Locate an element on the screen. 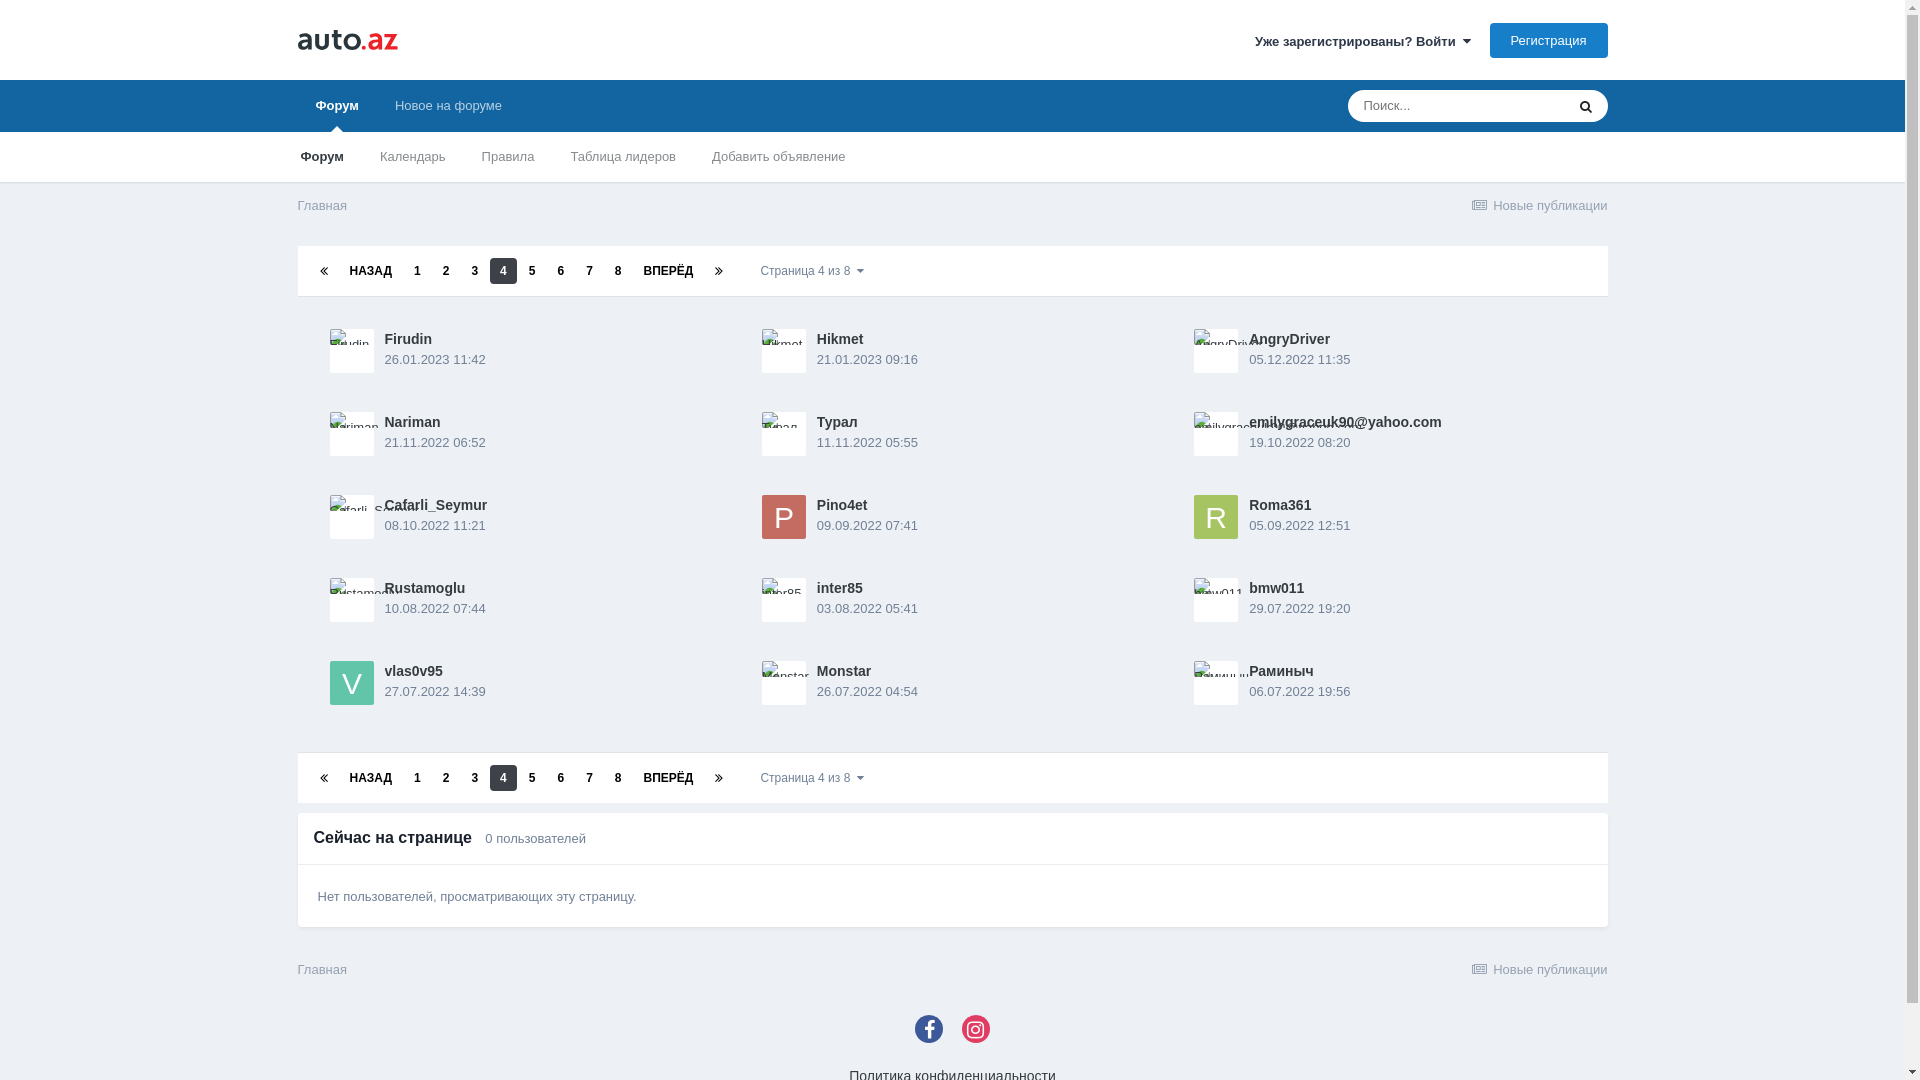  '3' is located at coordinates (459, 270).